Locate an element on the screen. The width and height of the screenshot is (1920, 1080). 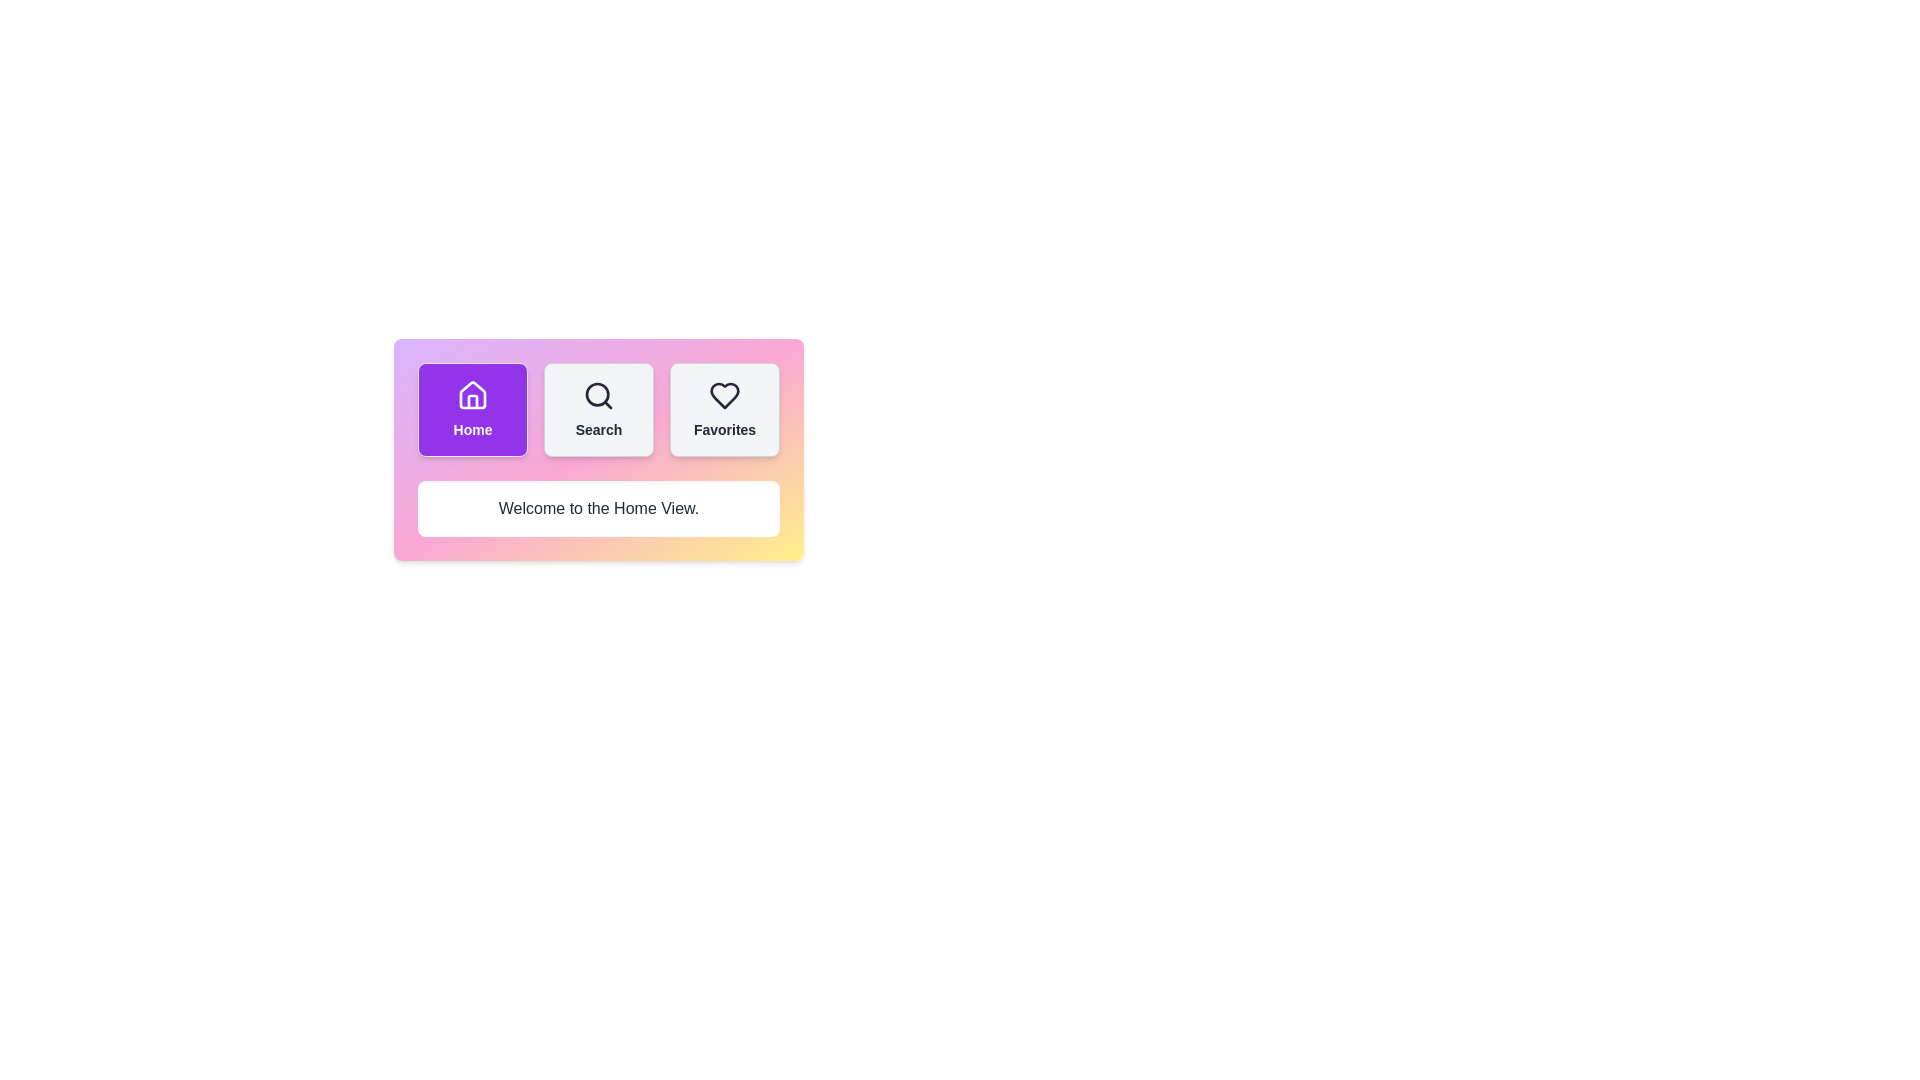
the 'Favorites' button, which is a rounded rectangle with a light gray background and a heart icon above the text is located at coordinates (723, 408).